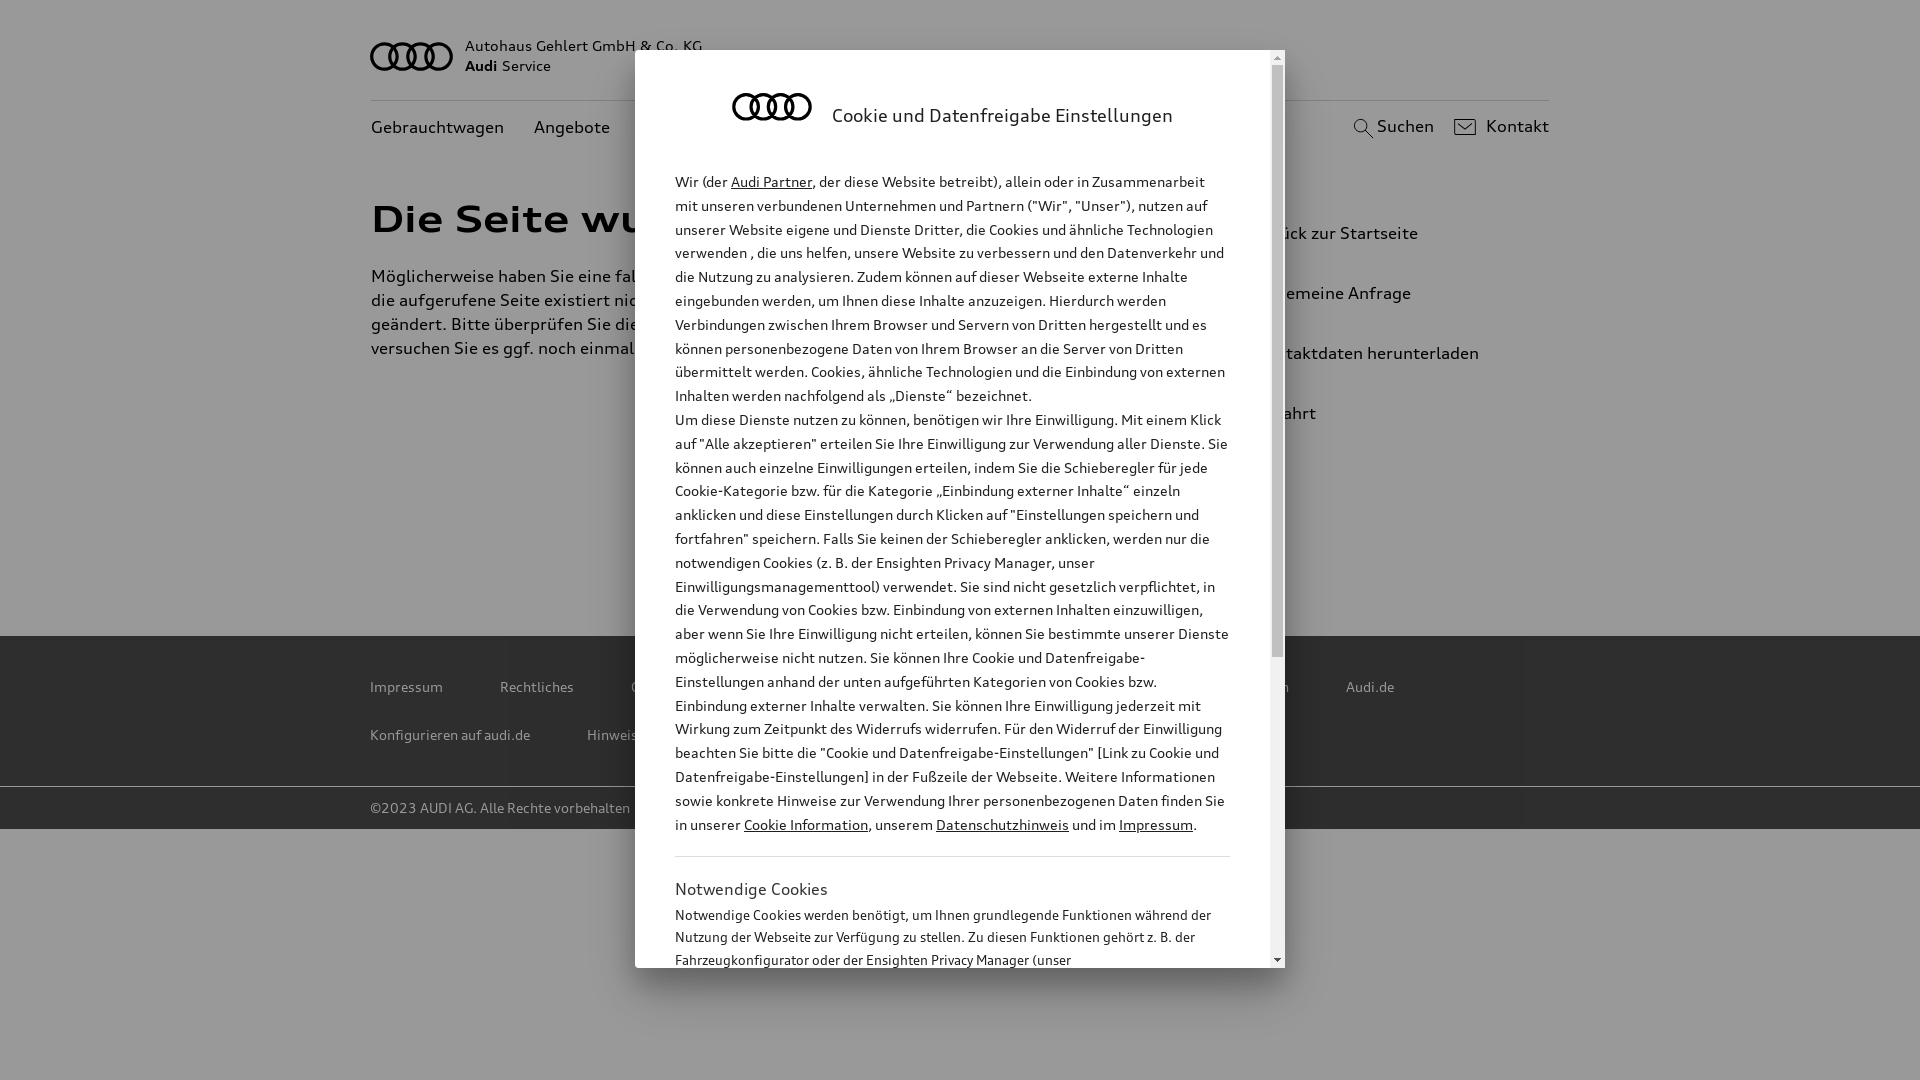  What do you see at coordinates (1375, 293) in the screenshot?
I see `'Allgemeine Anfrage'` at bounding box center [1375, 293].